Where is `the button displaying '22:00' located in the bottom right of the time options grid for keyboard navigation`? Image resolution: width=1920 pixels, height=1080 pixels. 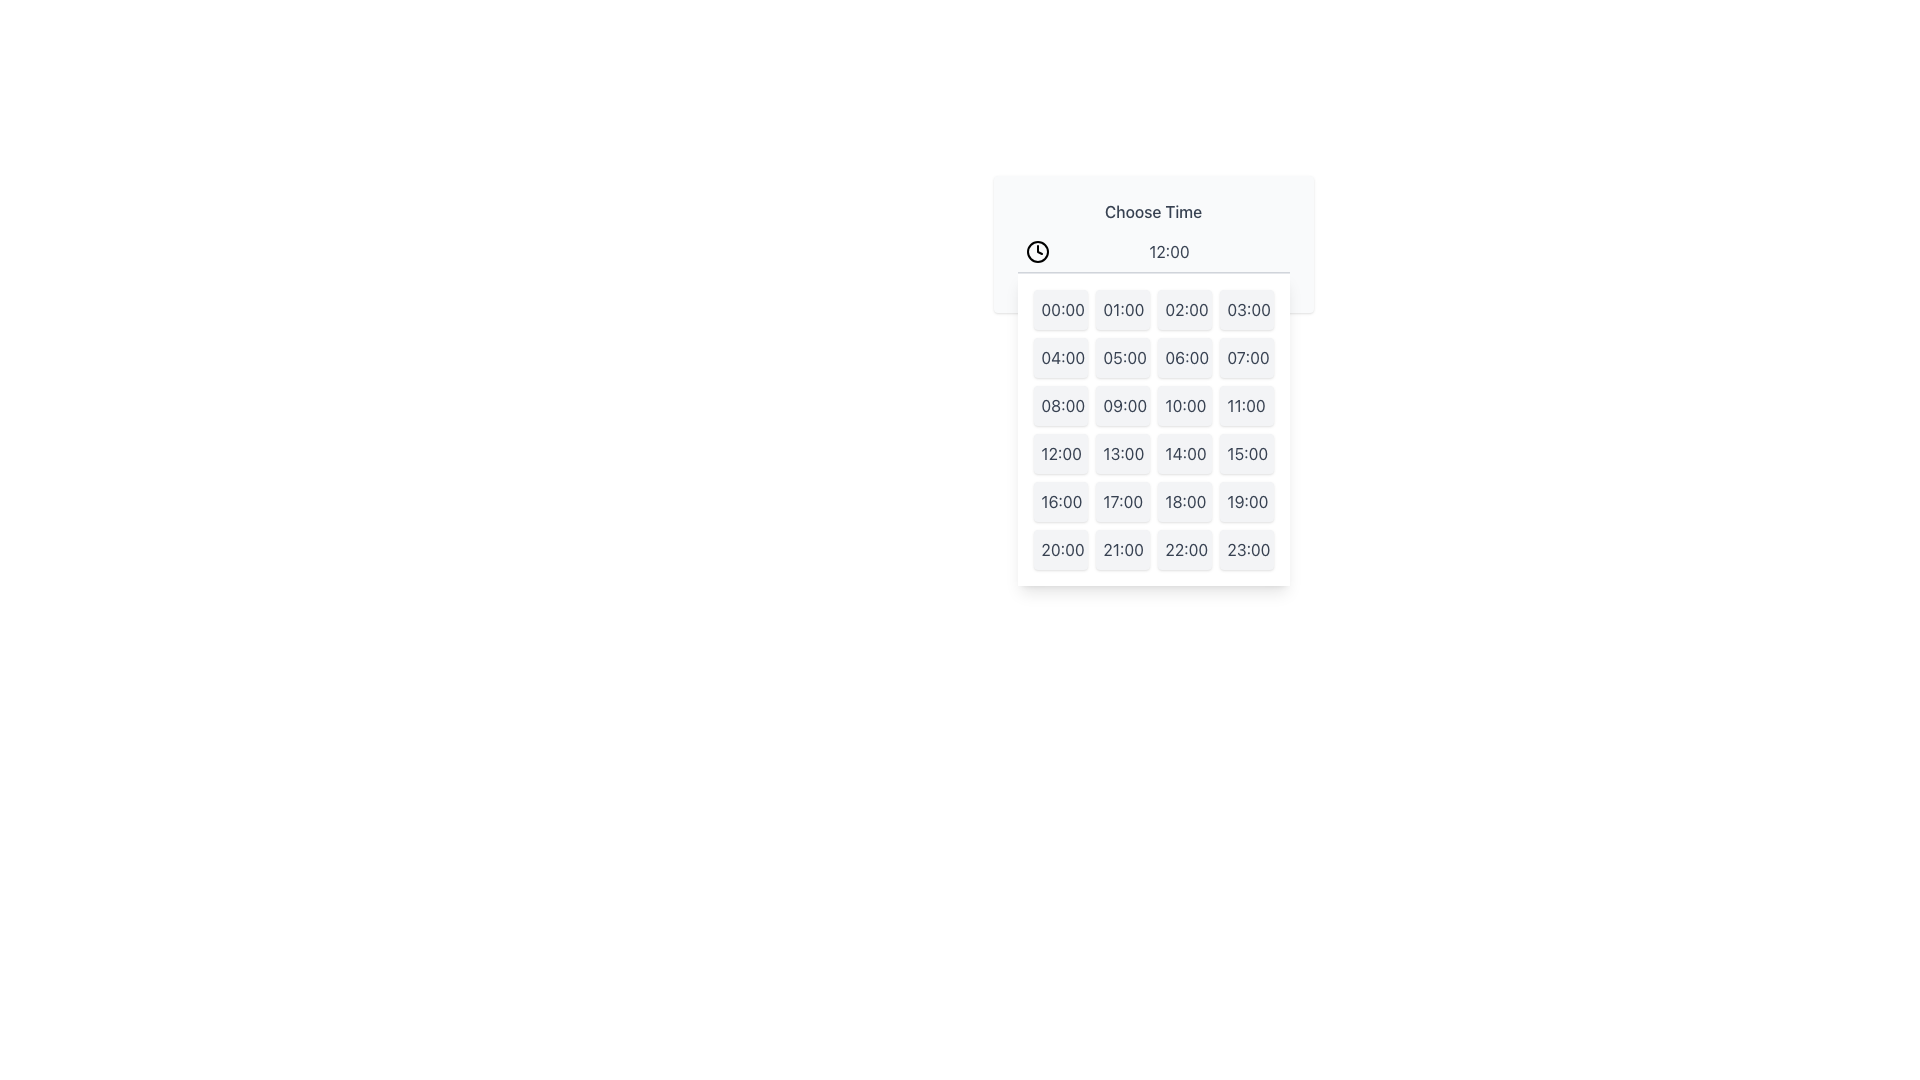 the button displaying '22:00' located in the bottom right of the time options grid for keyboard navigation is located at coordinates (1184, 550).